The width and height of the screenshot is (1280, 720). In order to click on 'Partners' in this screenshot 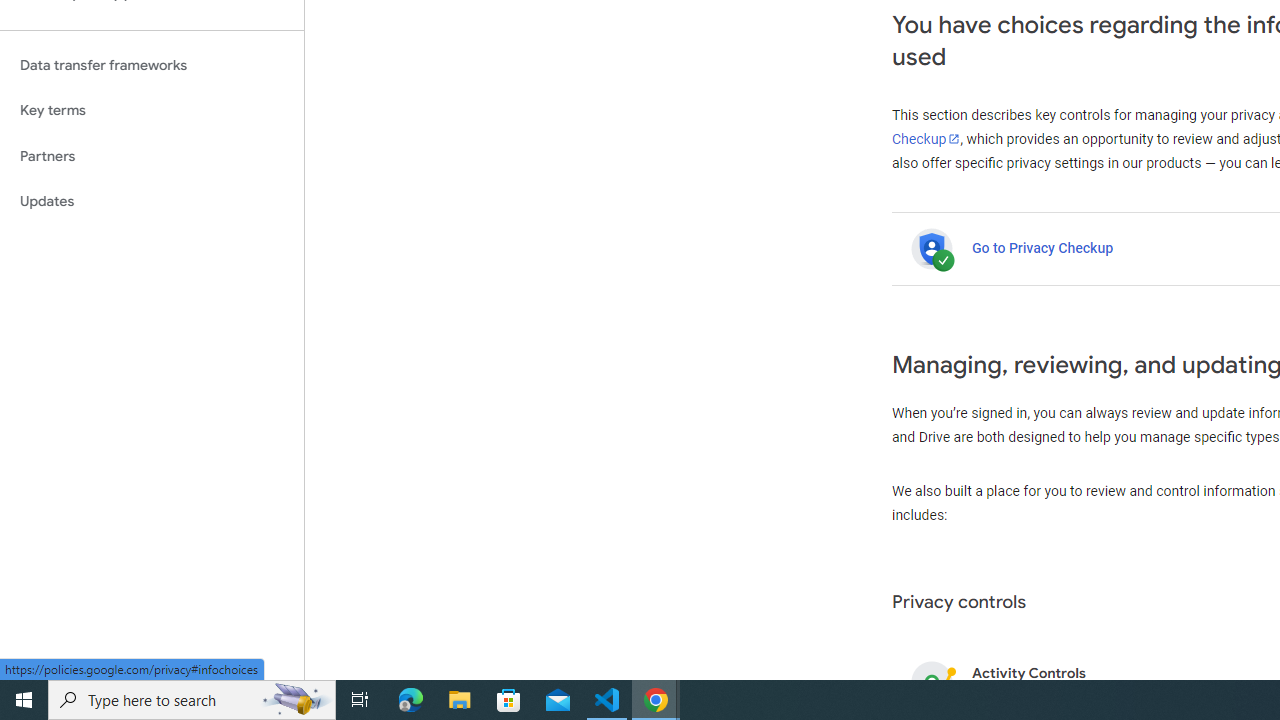, I will do `click(151, 155)`.